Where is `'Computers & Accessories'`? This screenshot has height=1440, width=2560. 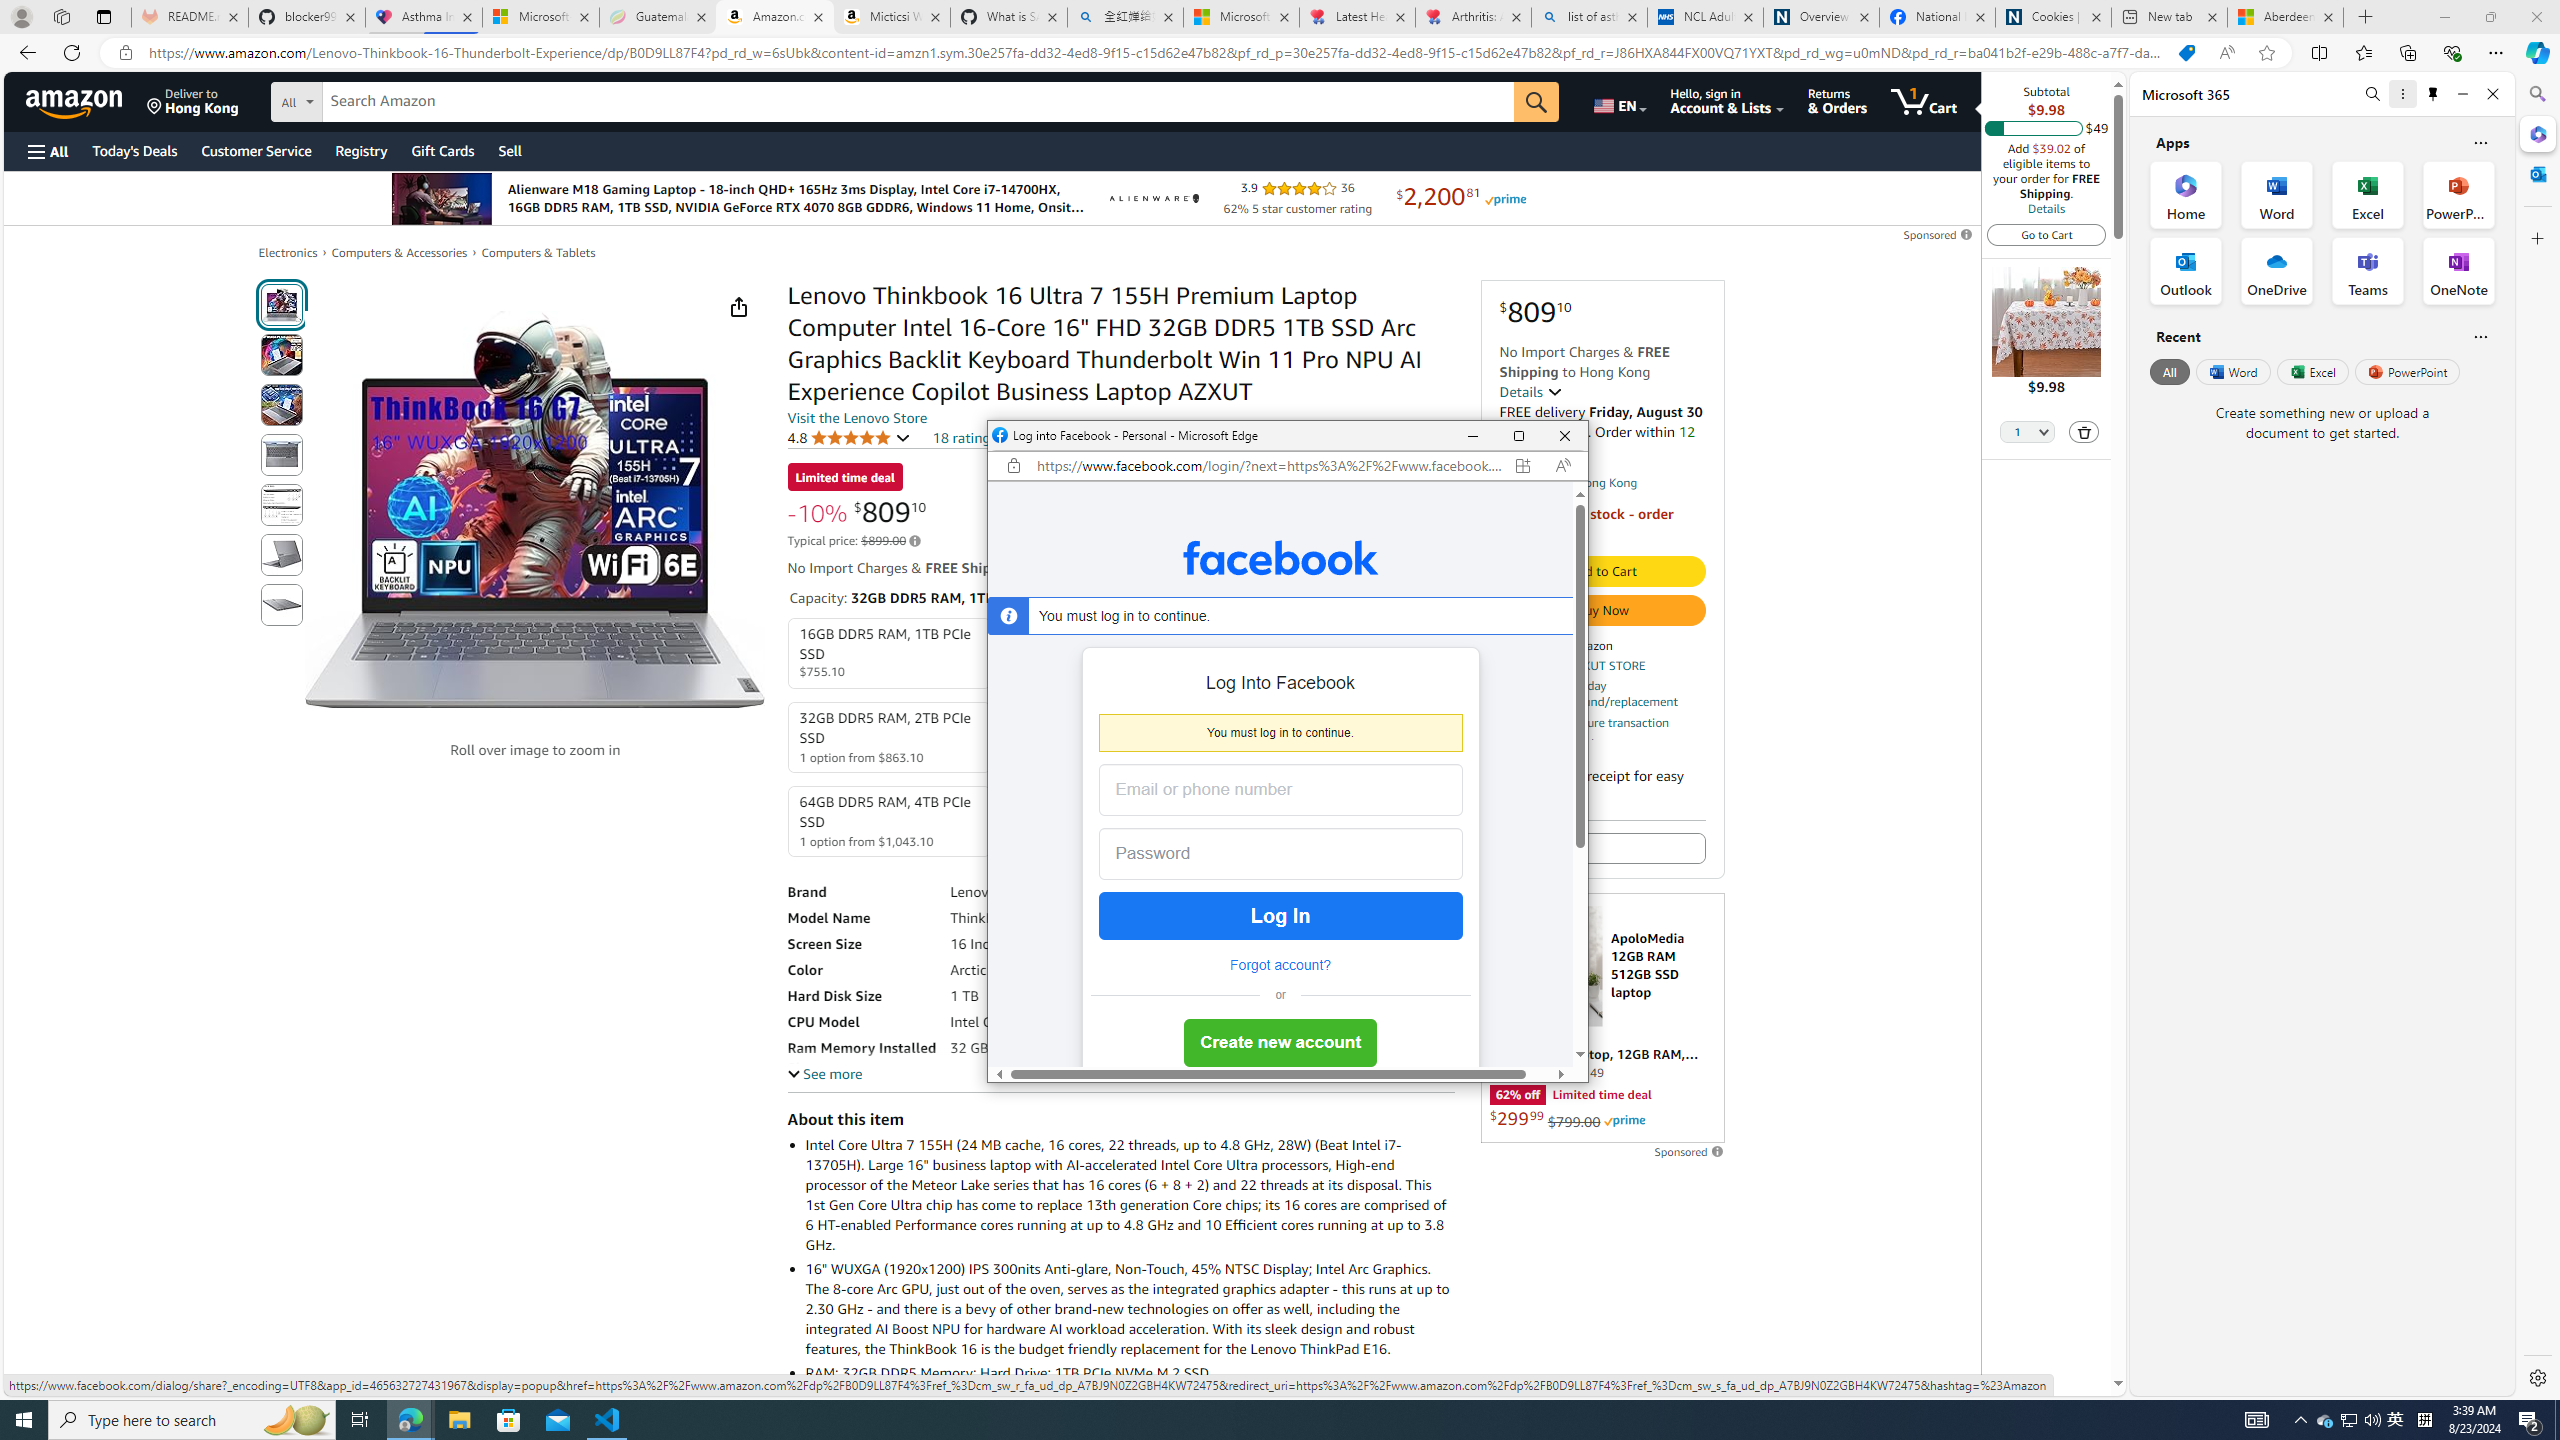 'Computers & Accessories' is located at coordinates (399, 252).